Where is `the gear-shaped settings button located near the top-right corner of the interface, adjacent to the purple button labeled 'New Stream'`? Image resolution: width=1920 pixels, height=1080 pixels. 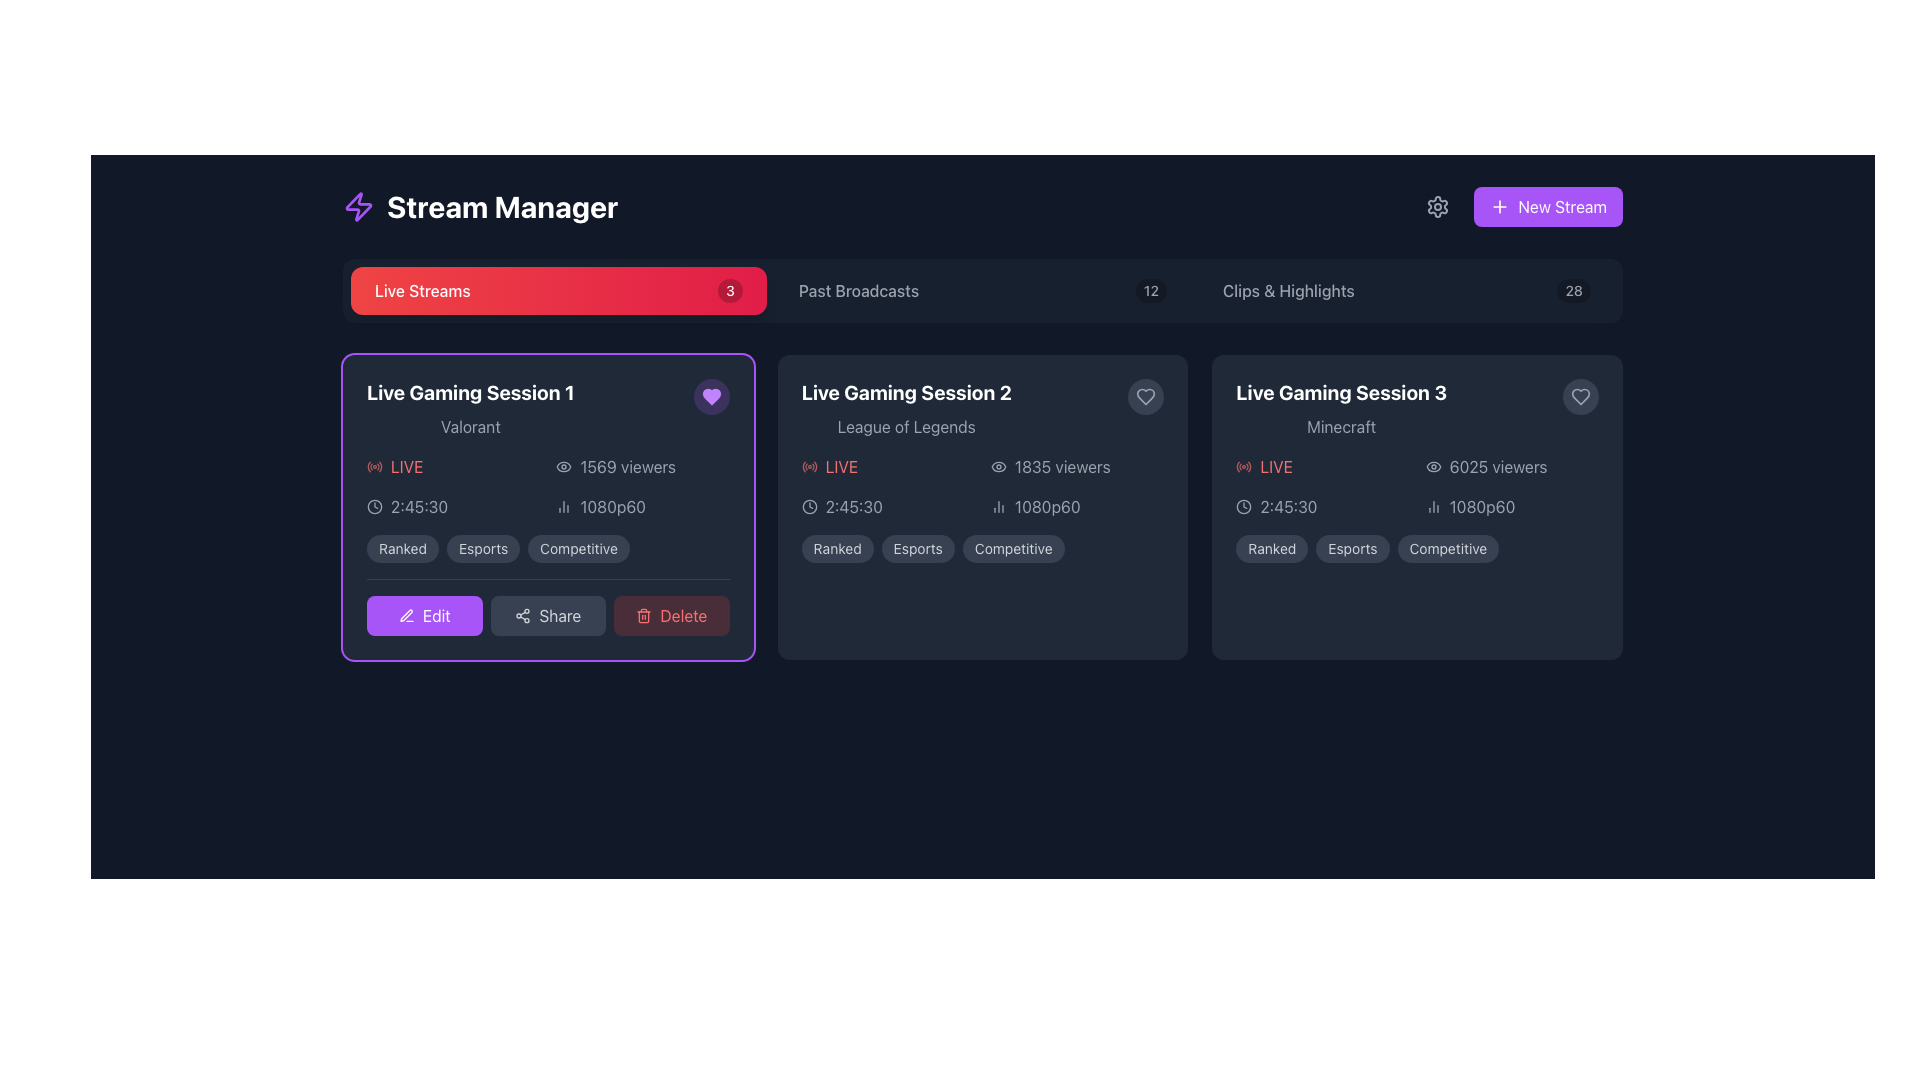
the gear-shaped settings button located near the top-right corner of the interface, adjacent to the purple button labeled 'New Stream' is located at coordinates (1437, 207).